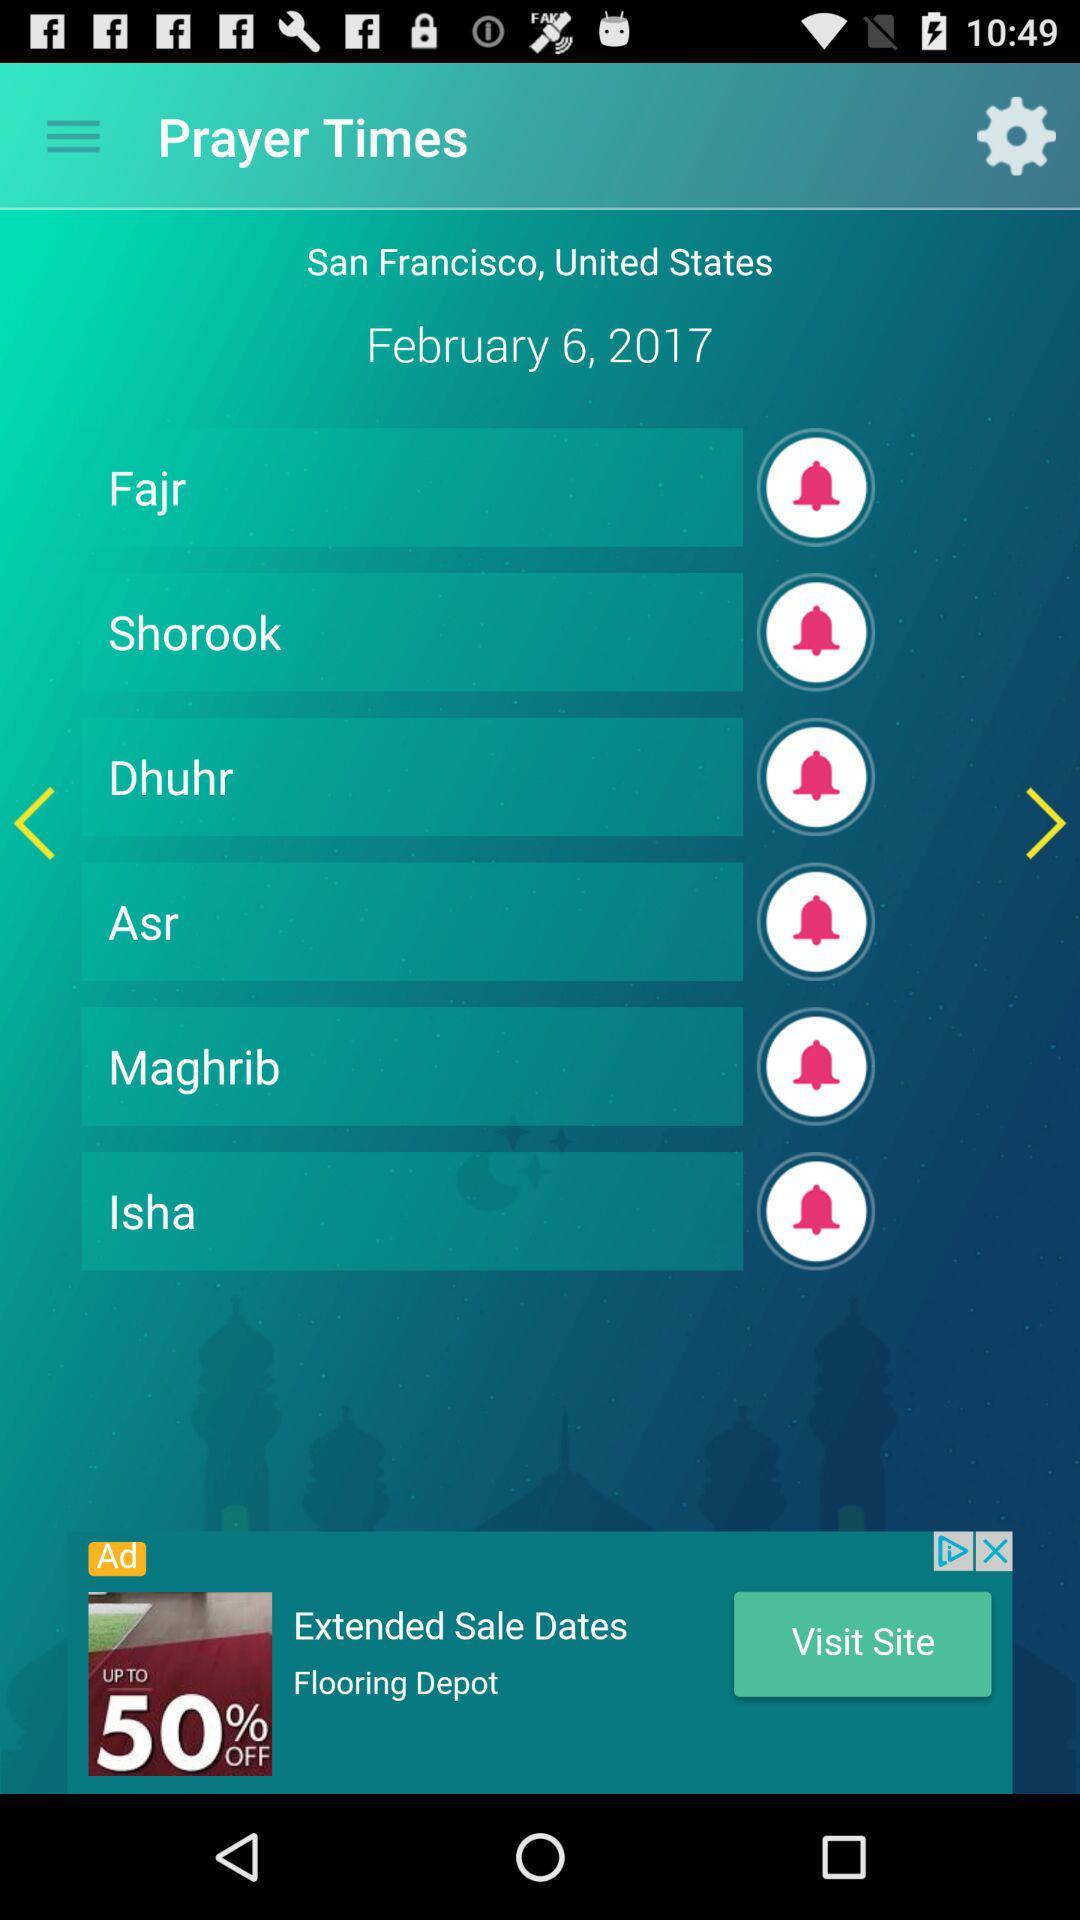 Image resolution: width=1080 pixels, height=1920 pixels. What do you see at coordinates (816, 776) in the screenshot?
I see `click bell button` at bounding box center [816, 776].